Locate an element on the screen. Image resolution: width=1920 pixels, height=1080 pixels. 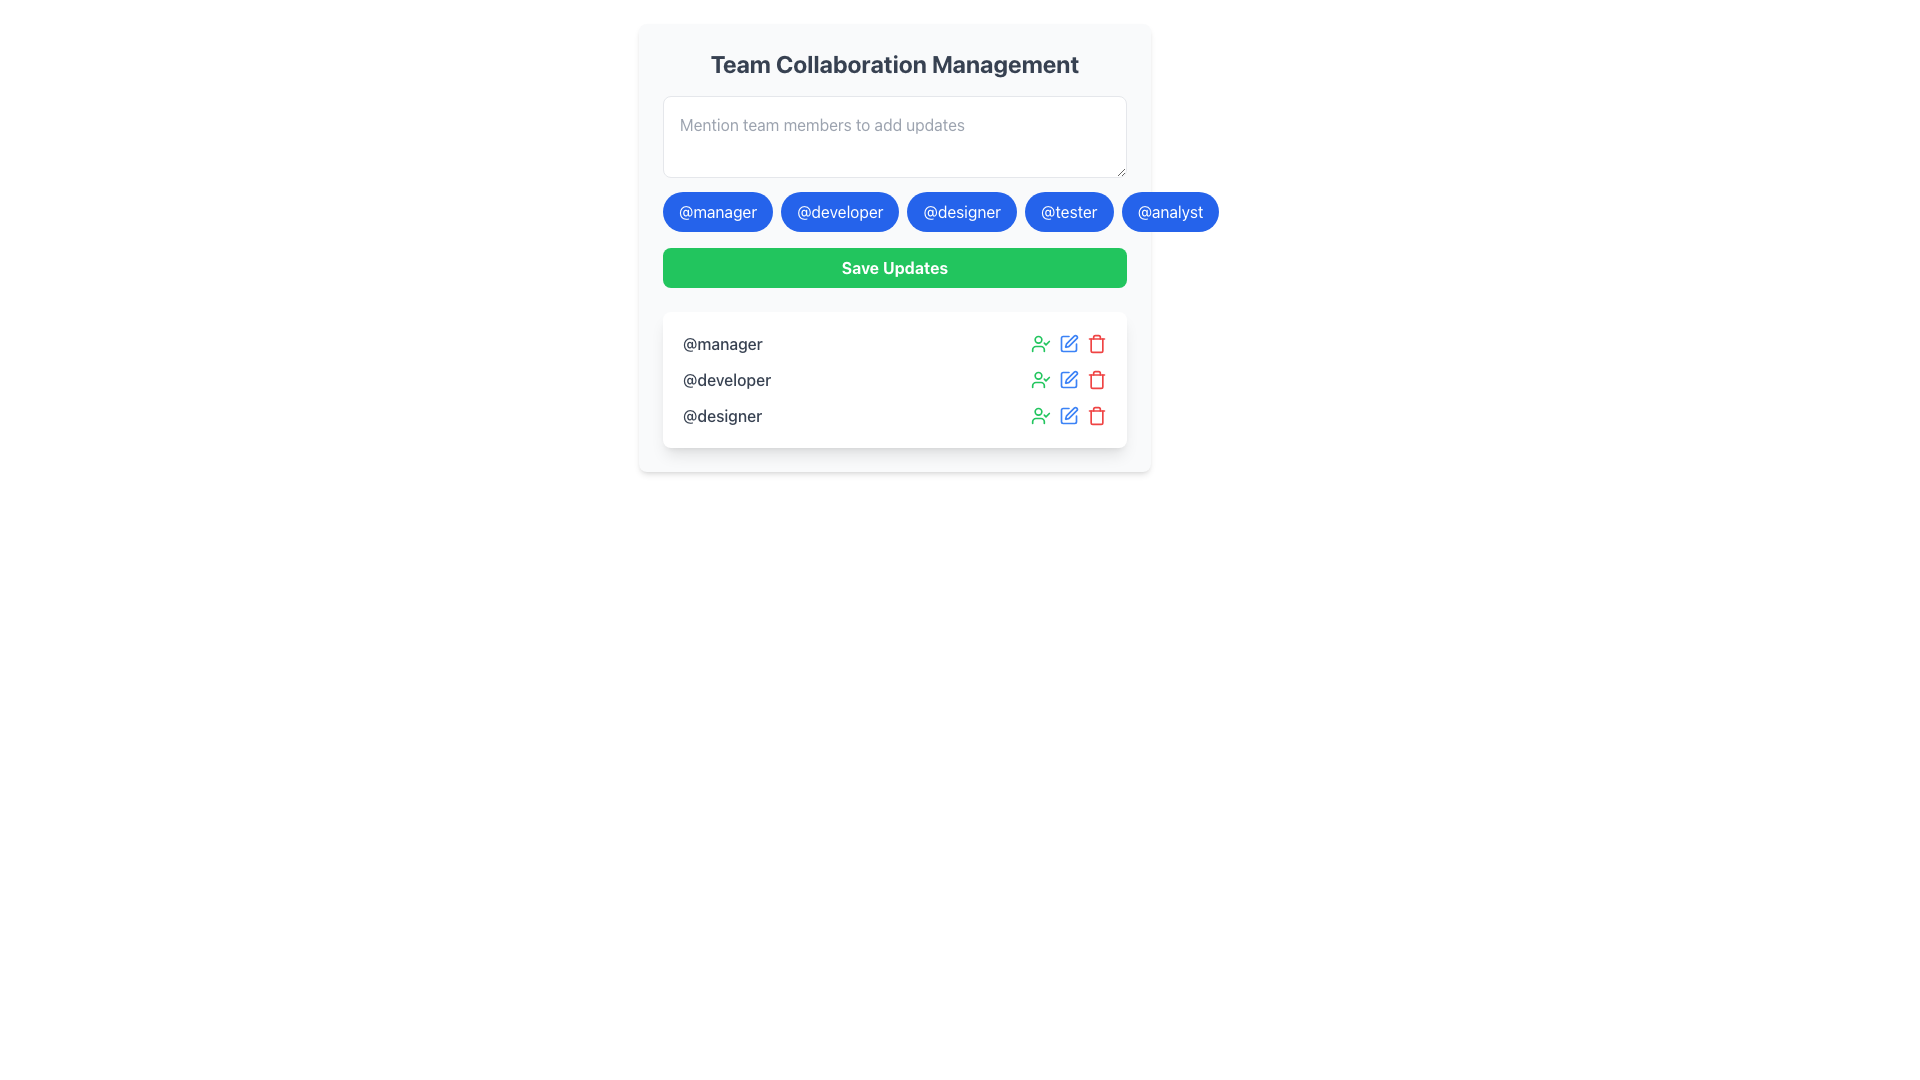
the blue button labeled '@designer' is located at coordinates (962, 212).